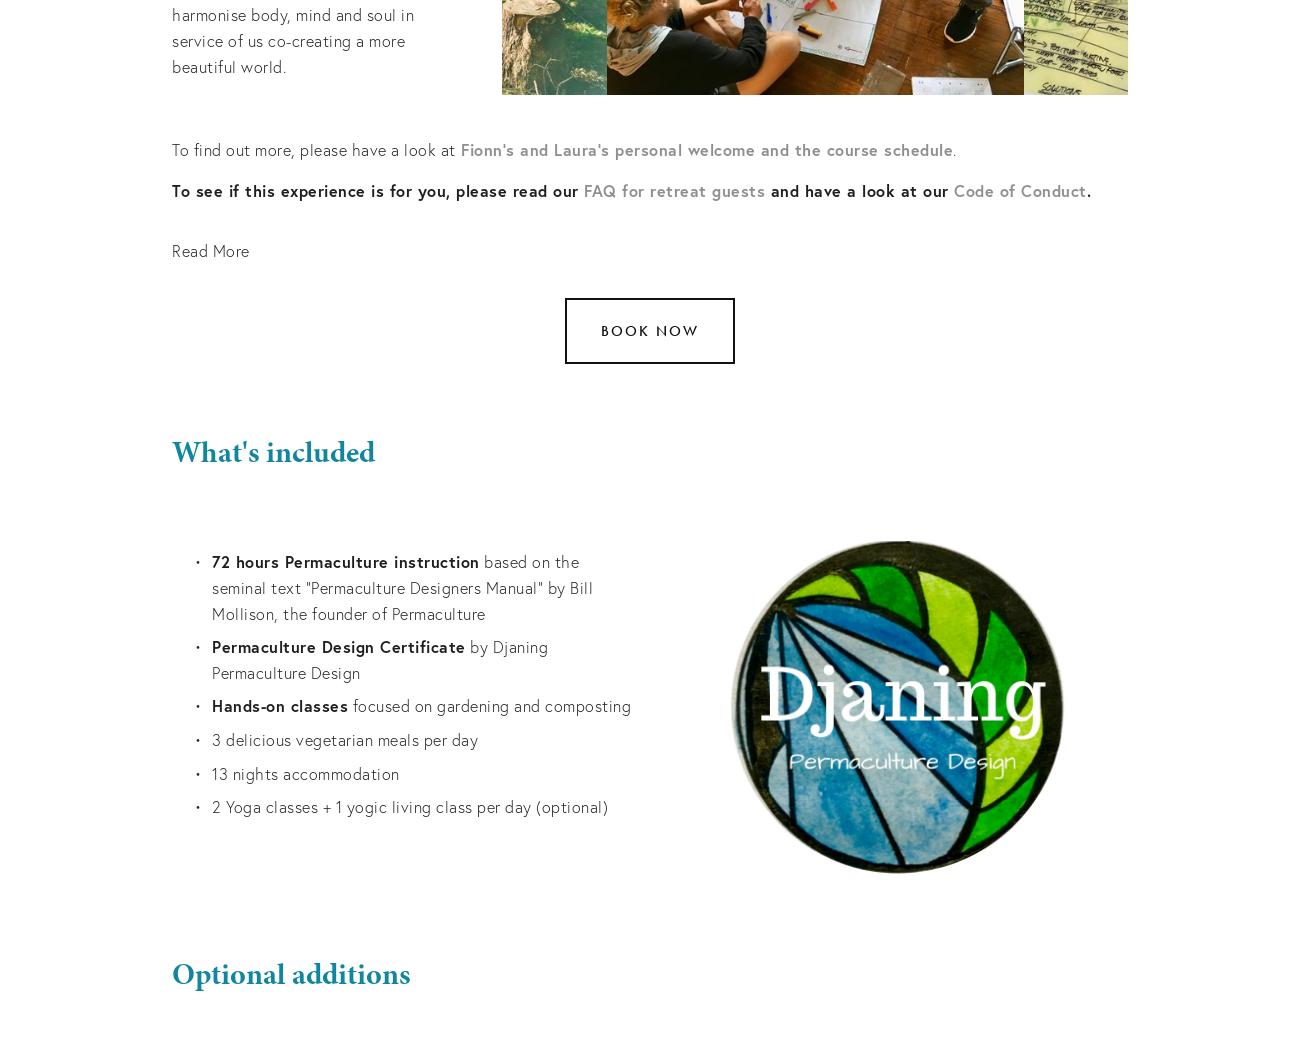  I want to click on 'To see if this experience is for you, please read our', so click(377, 190).